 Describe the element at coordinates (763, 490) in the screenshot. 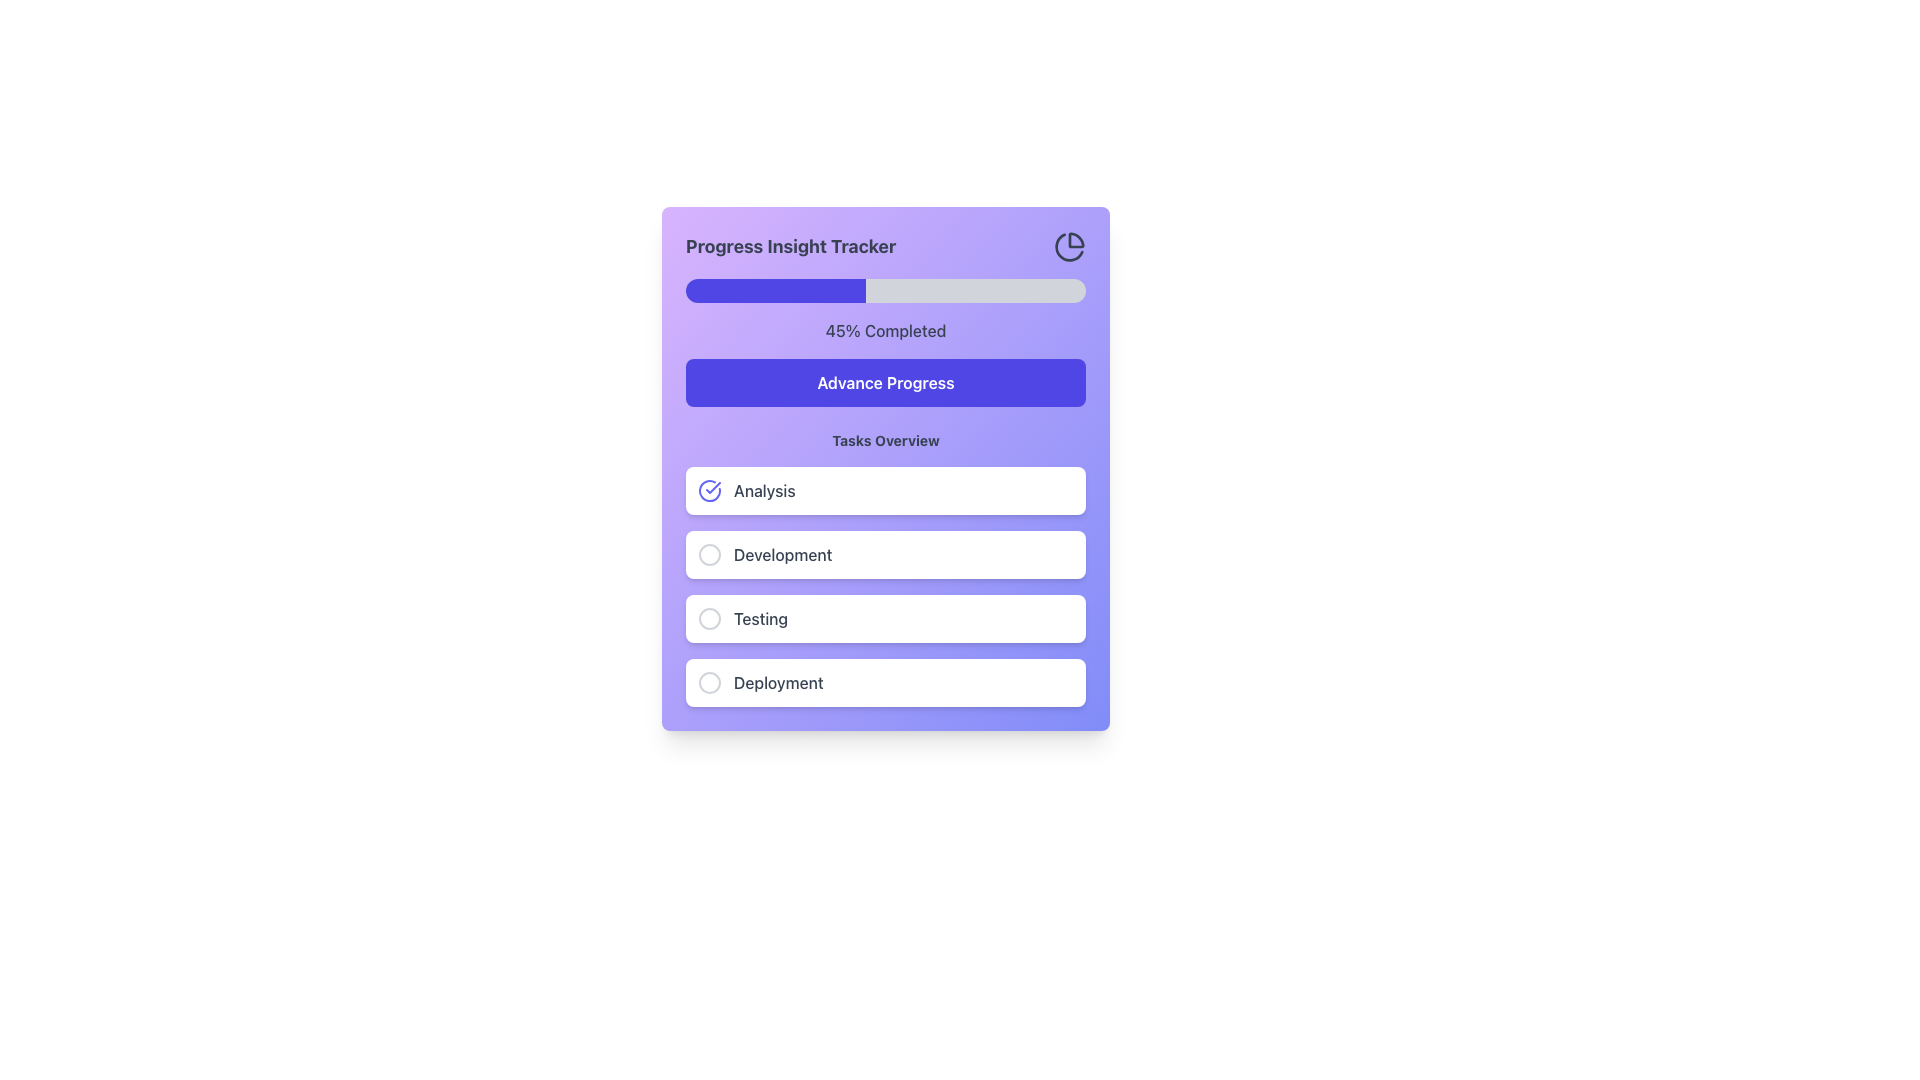

I see `the Text Label that serves as the title for the associated task, located at the top-left of the first item in the 'Tasks Overview' list, adjacent to a blue circular checkmark icon` at that location.